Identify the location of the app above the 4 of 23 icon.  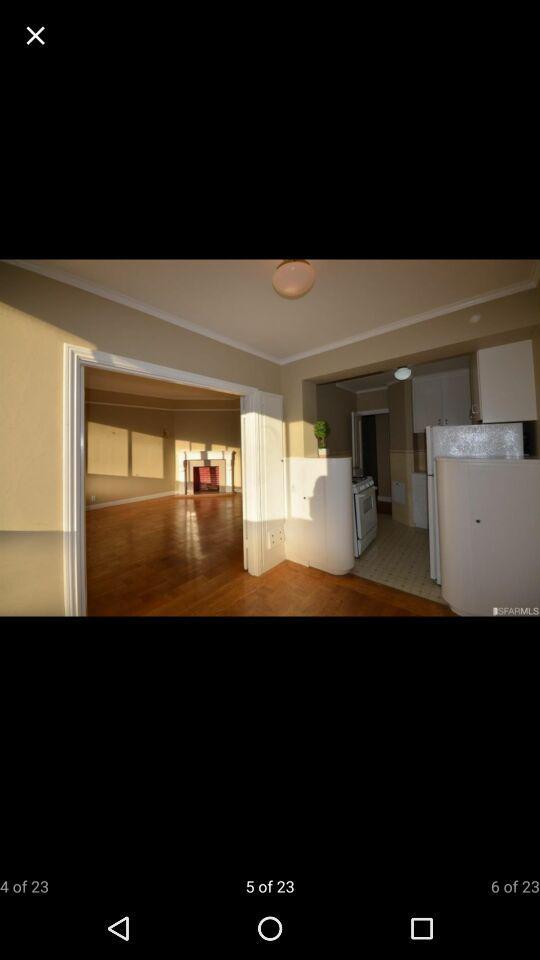
(35, 34).